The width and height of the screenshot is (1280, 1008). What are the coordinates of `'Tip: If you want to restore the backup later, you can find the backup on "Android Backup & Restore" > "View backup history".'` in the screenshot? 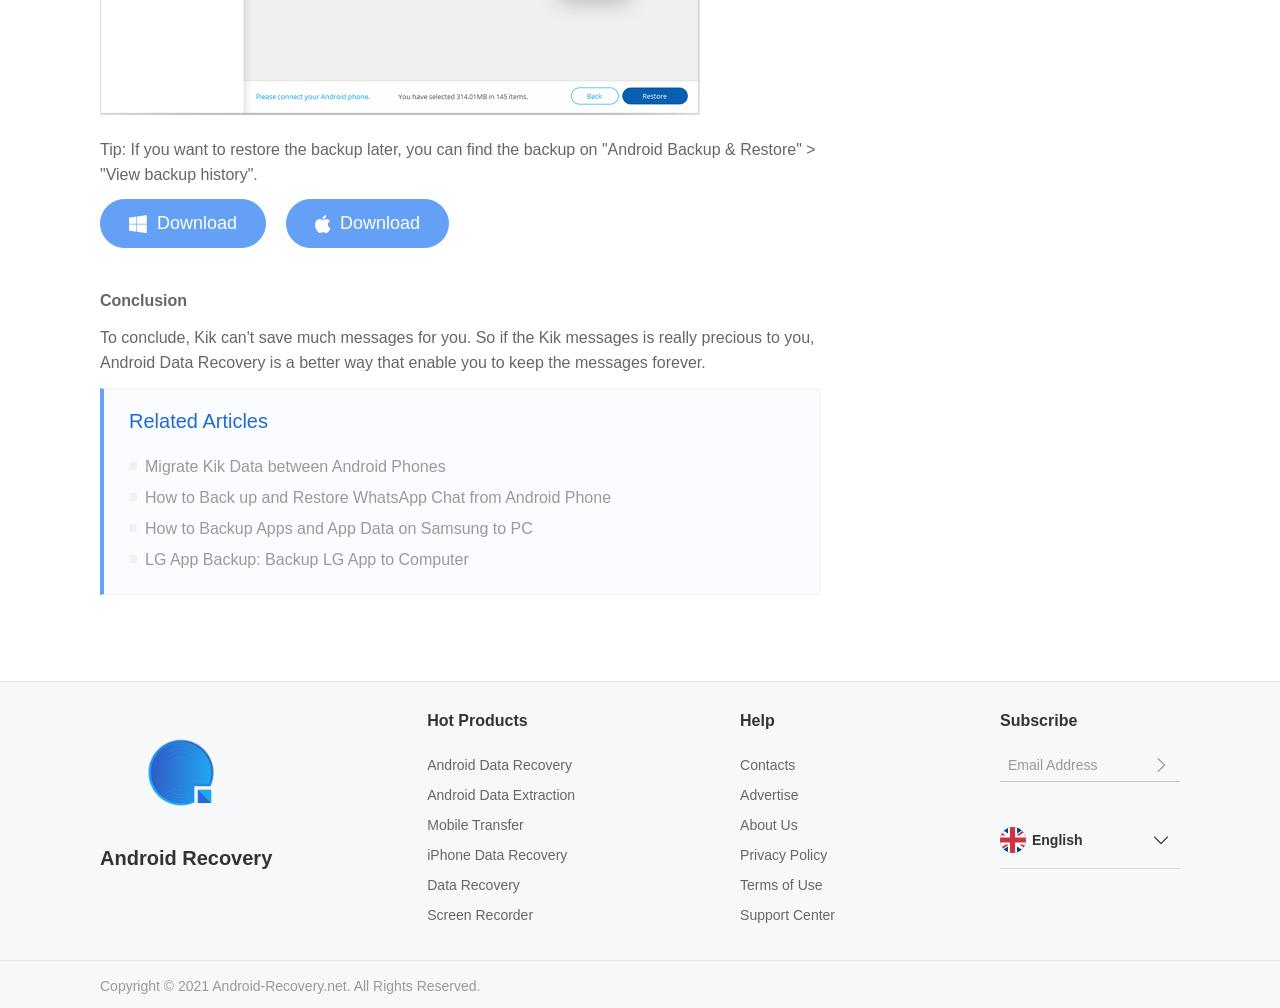 It's located at (456, 160).